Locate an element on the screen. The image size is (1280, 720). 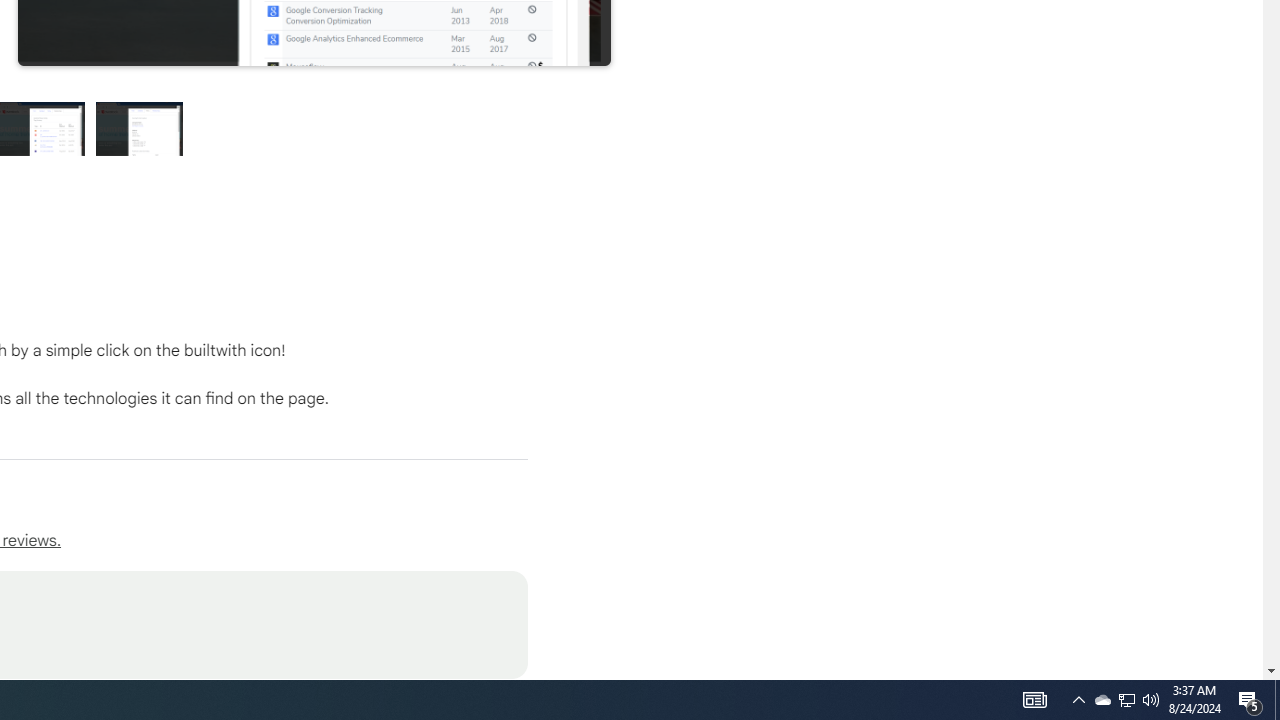
'Preview slide 4' is located at coordinates (139, 128).